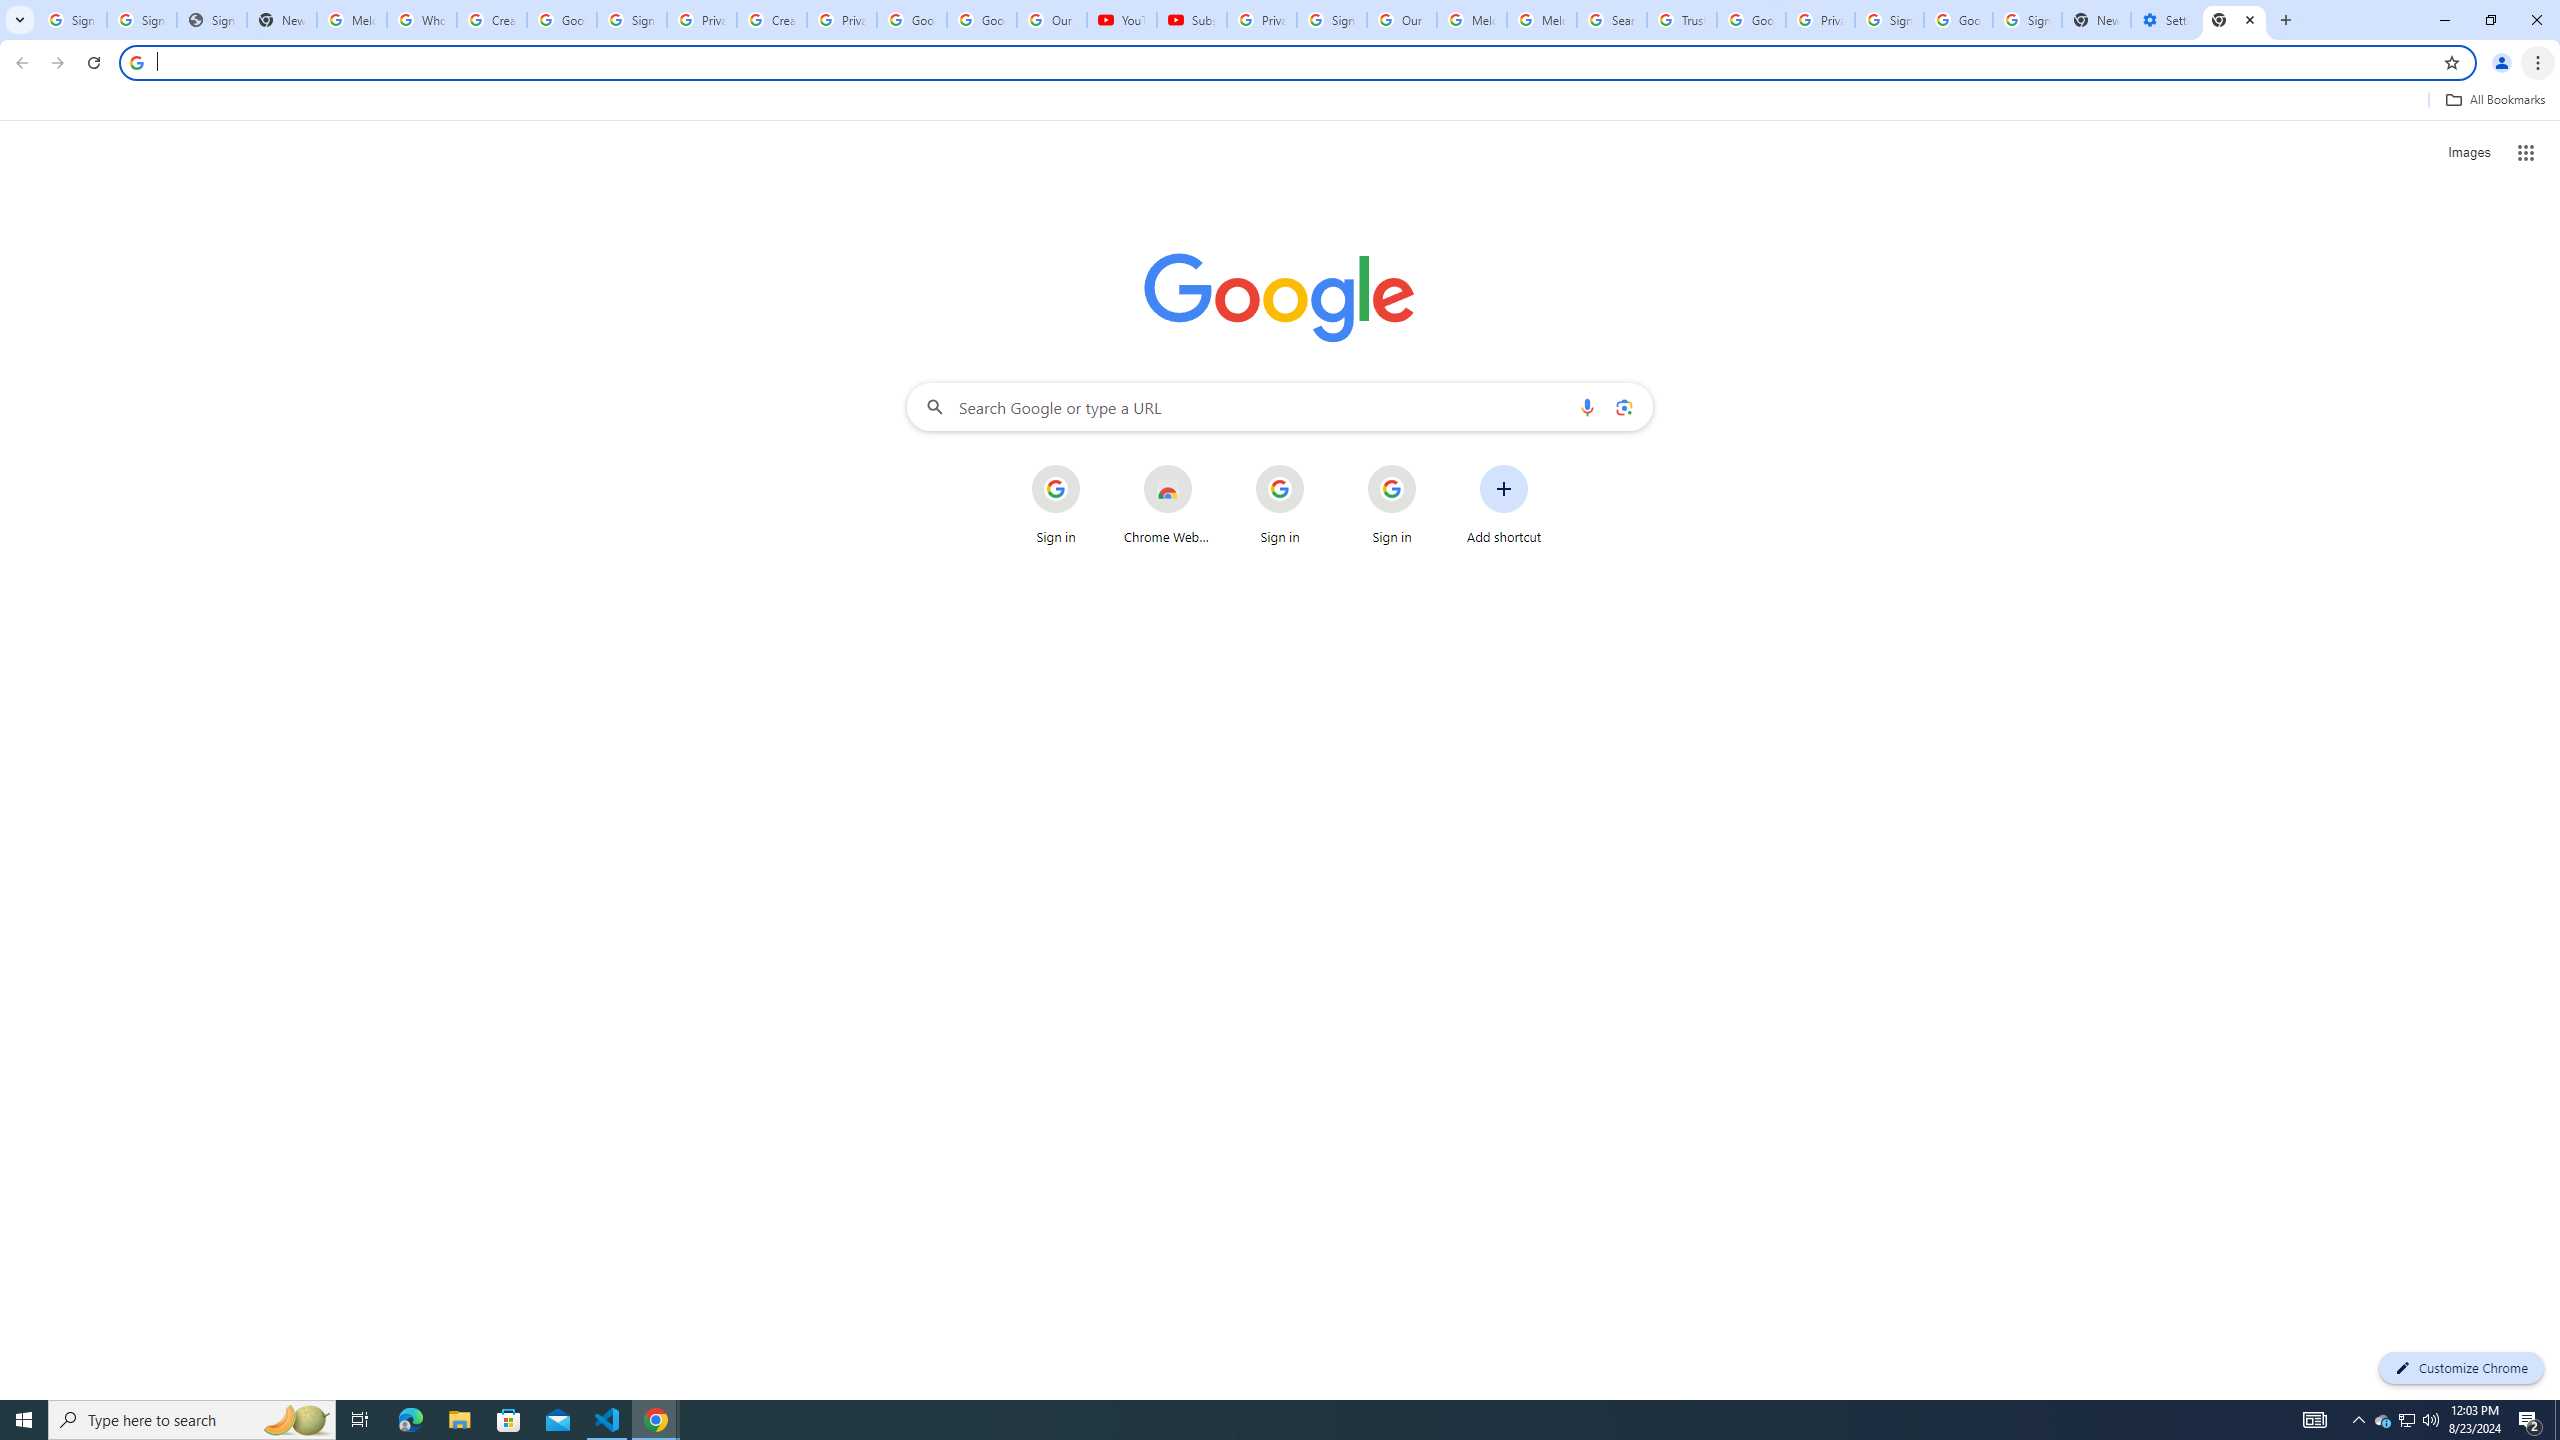 The height and width of the screenshot is (1440, 2560). I want to click on 'Trusted Information and Content - Google Safety Center', so click(1680, 19).